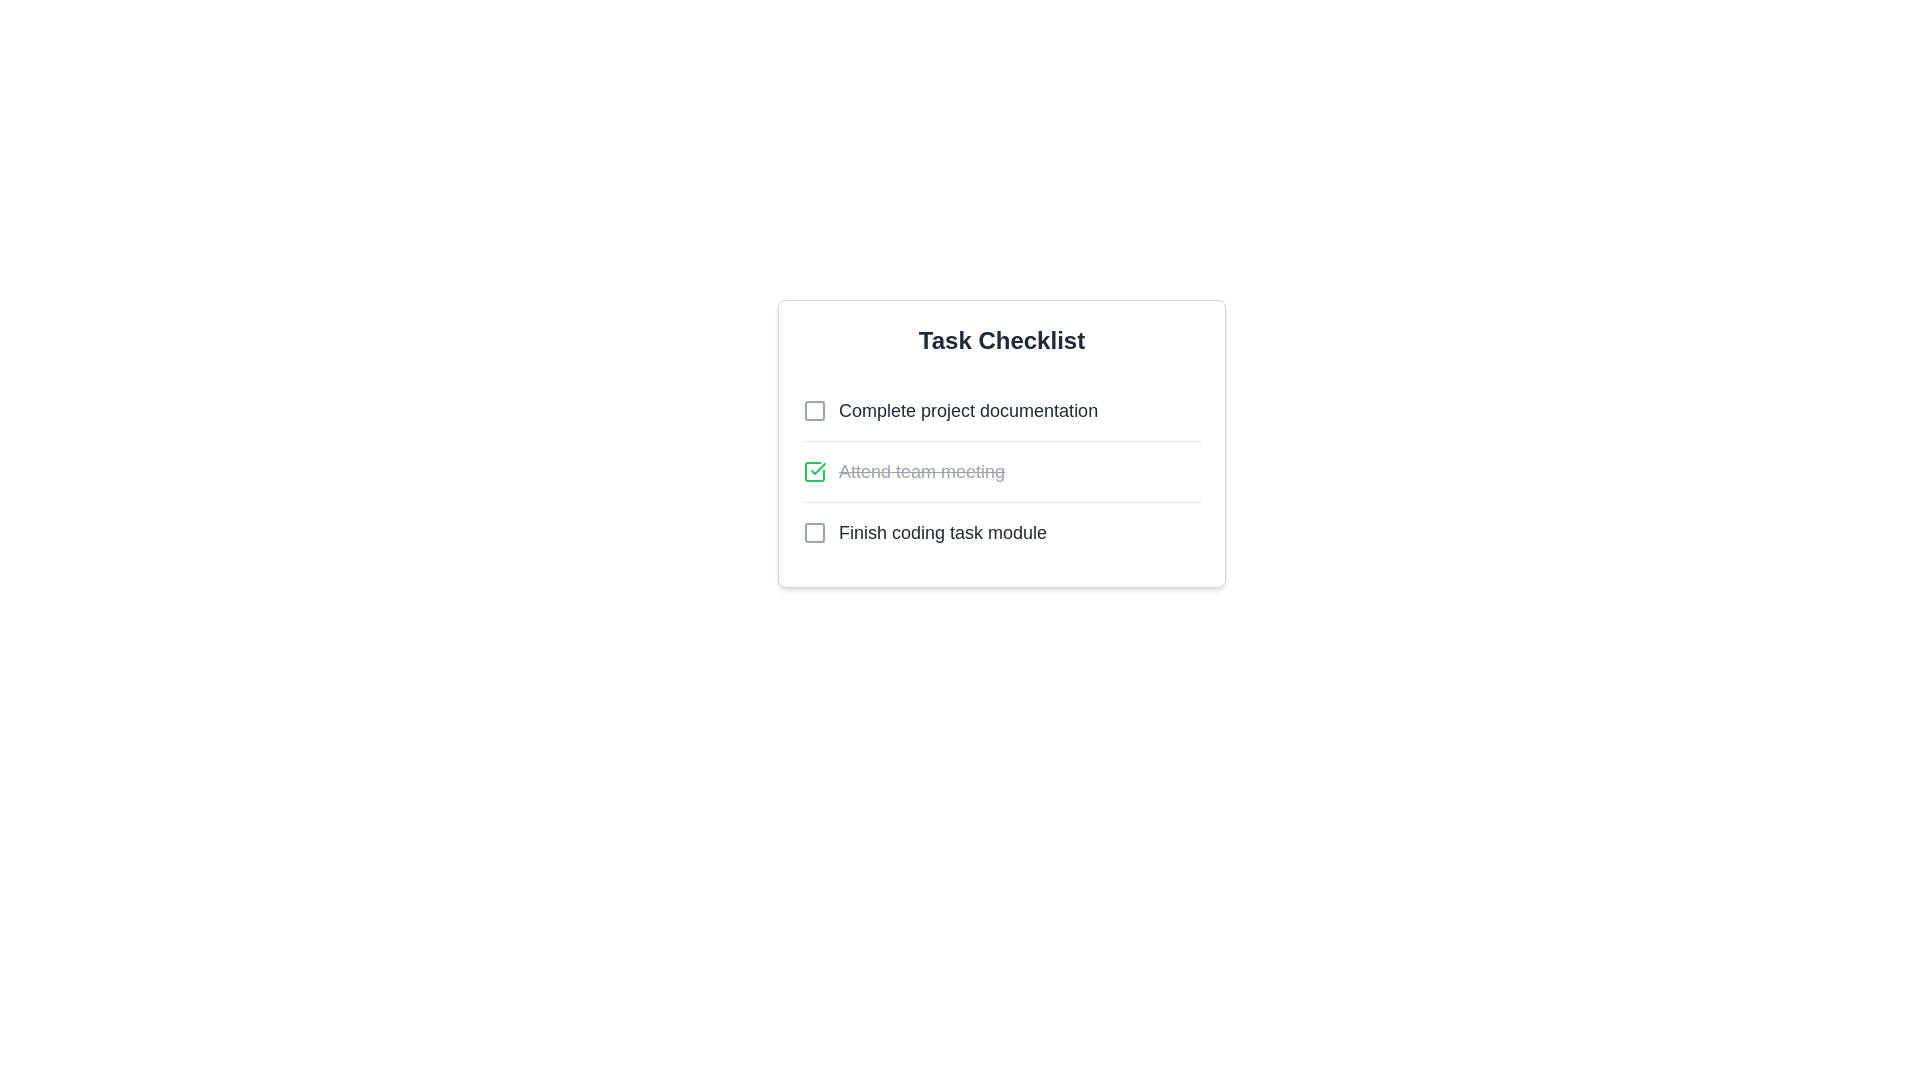 The height and width of the screenshot is (1080, 1920). What do you see at coordinates (815, 471) in the screenshot?
I see `the checkbox located next to the text 'Attend team meeting', which is the second item in the checklist interface` at bounding box center [815, 471].